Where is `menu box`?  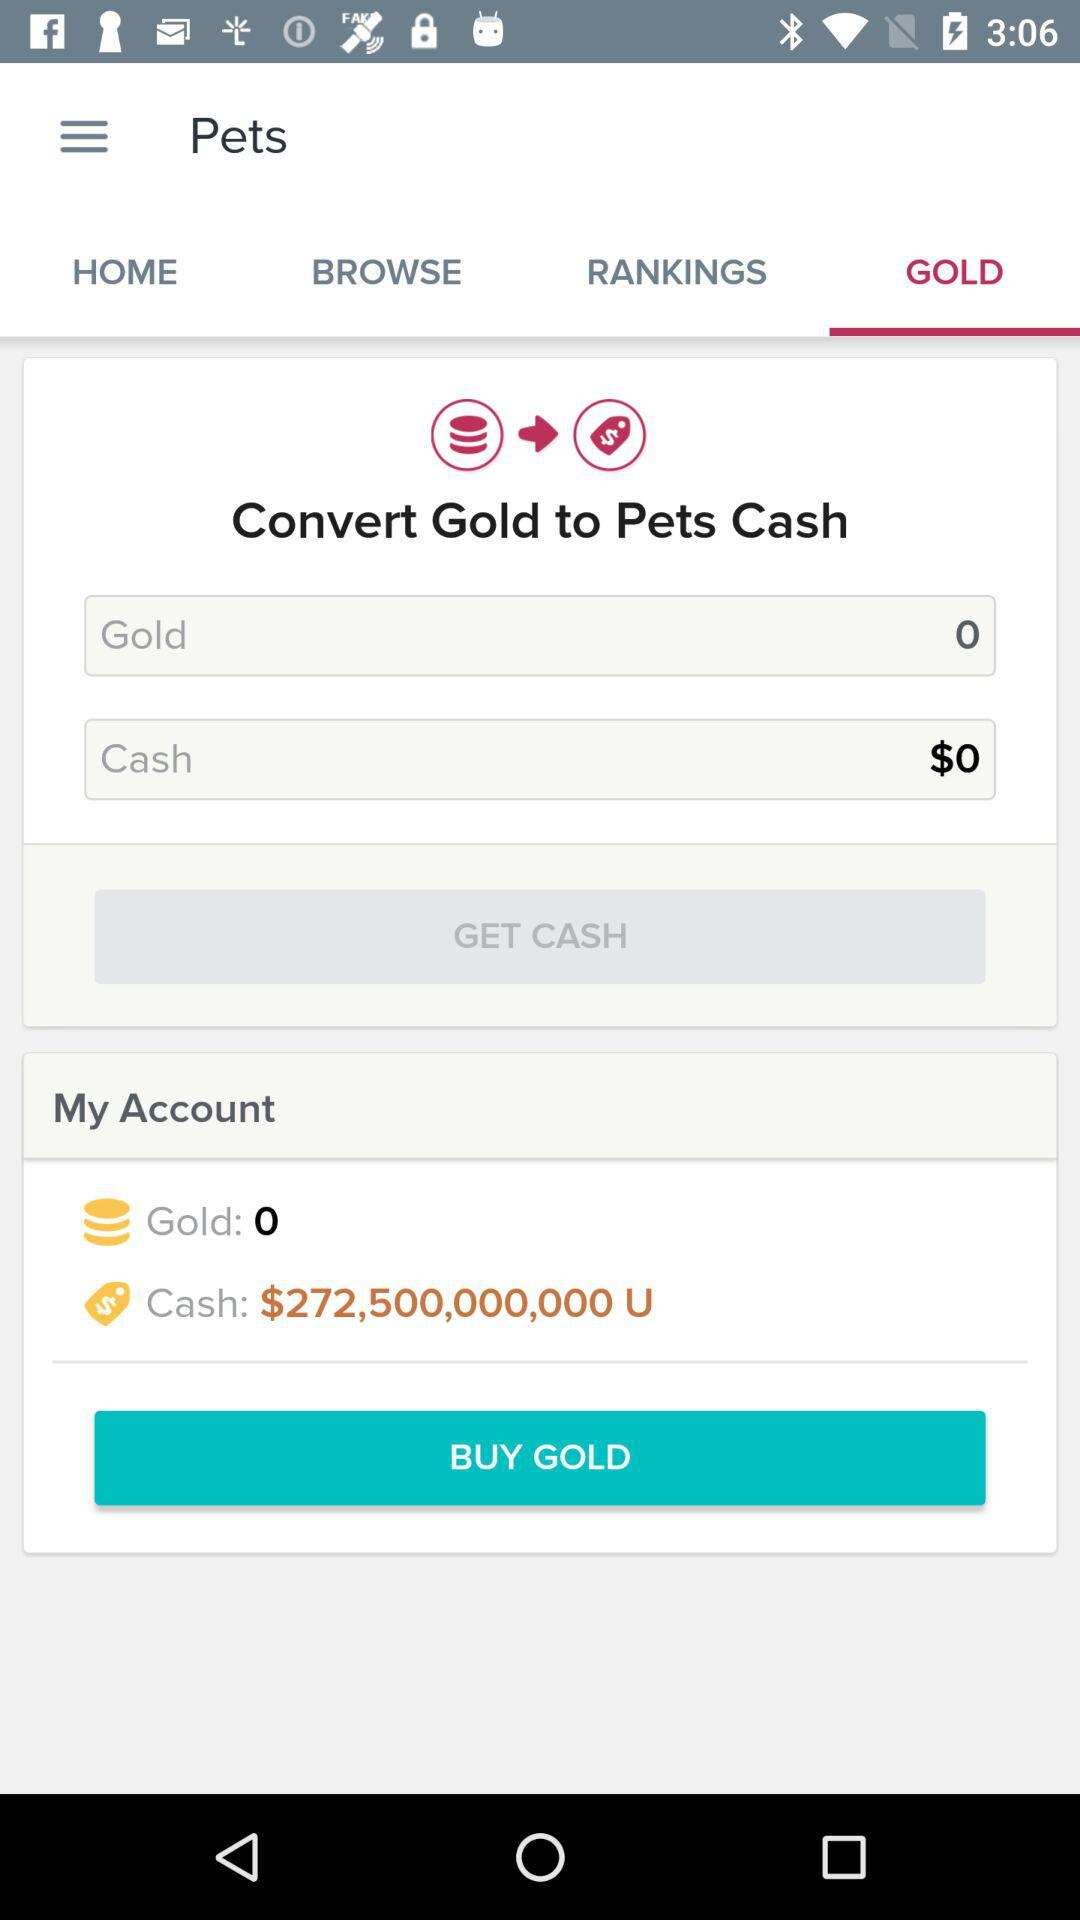
menu box is located at coordinates (83, 135).